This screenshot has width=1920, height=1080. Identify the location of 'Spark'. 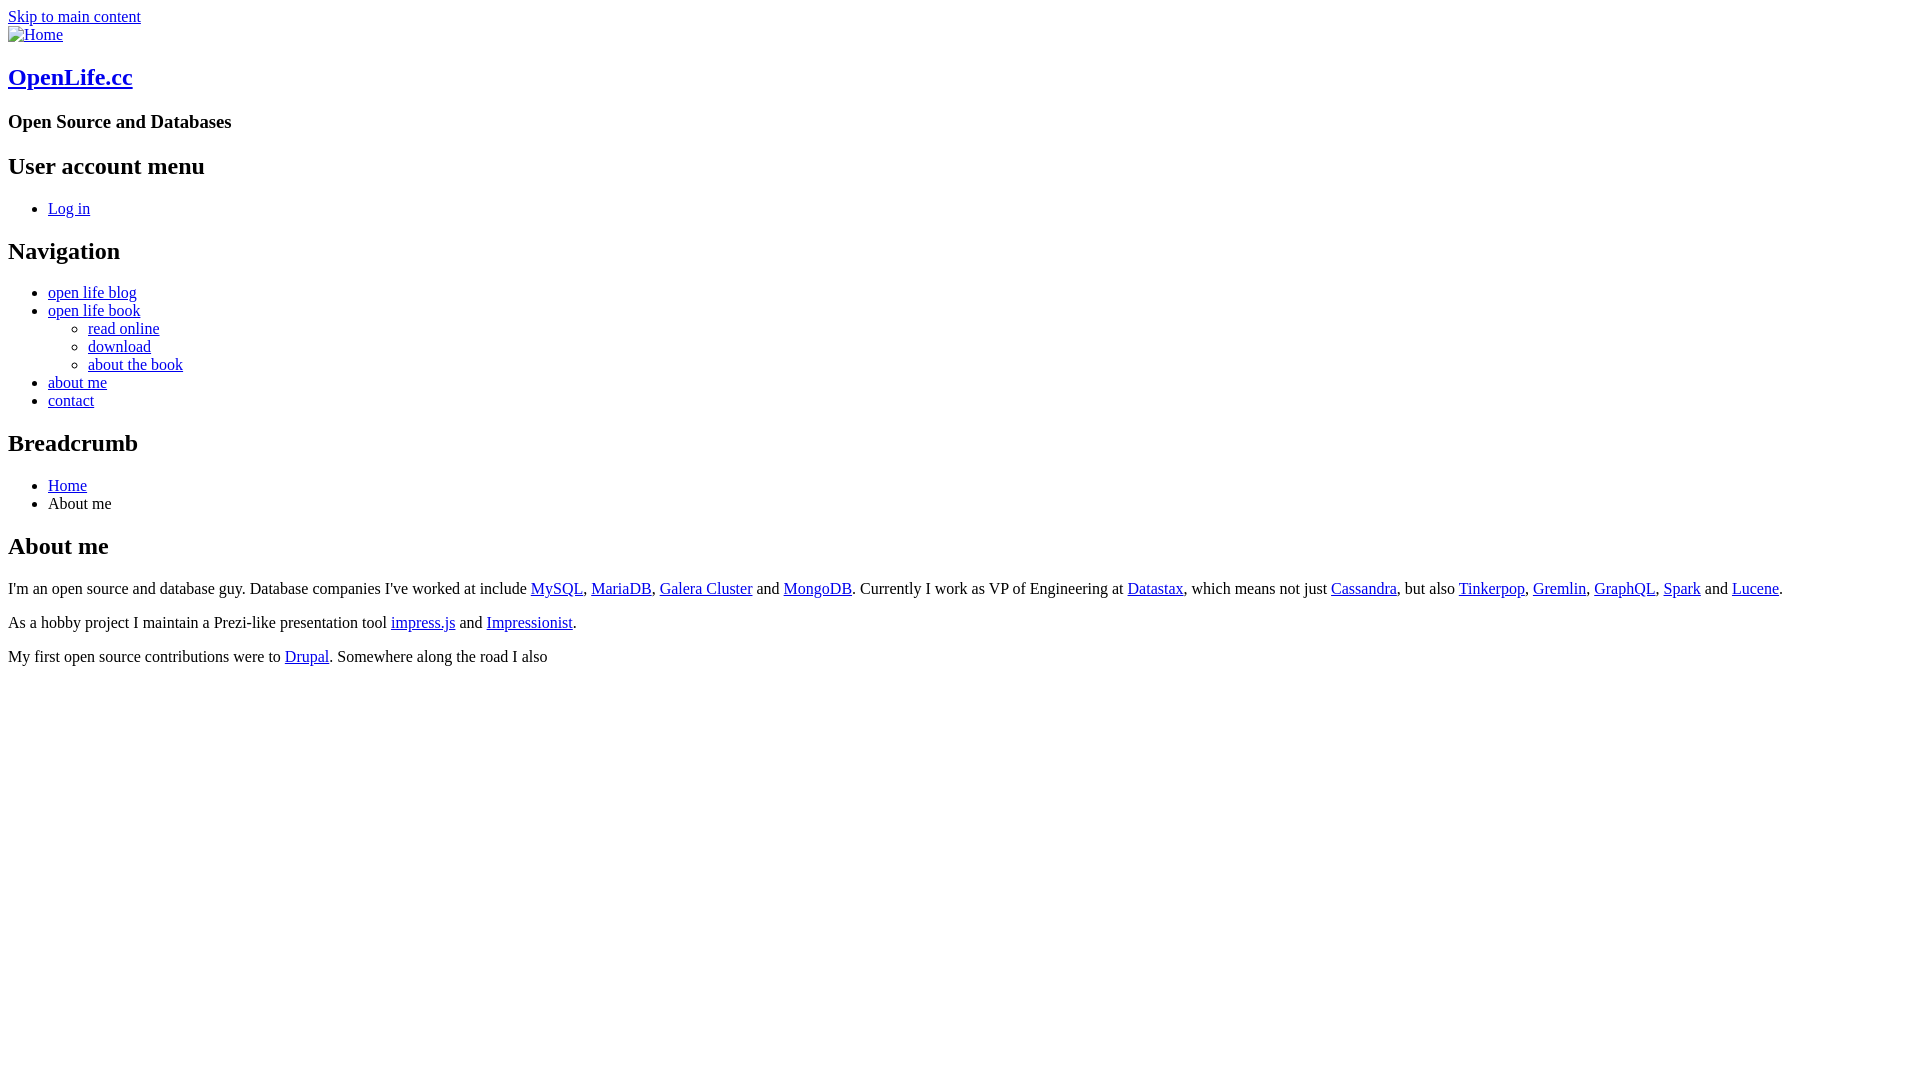
(1664, 587).